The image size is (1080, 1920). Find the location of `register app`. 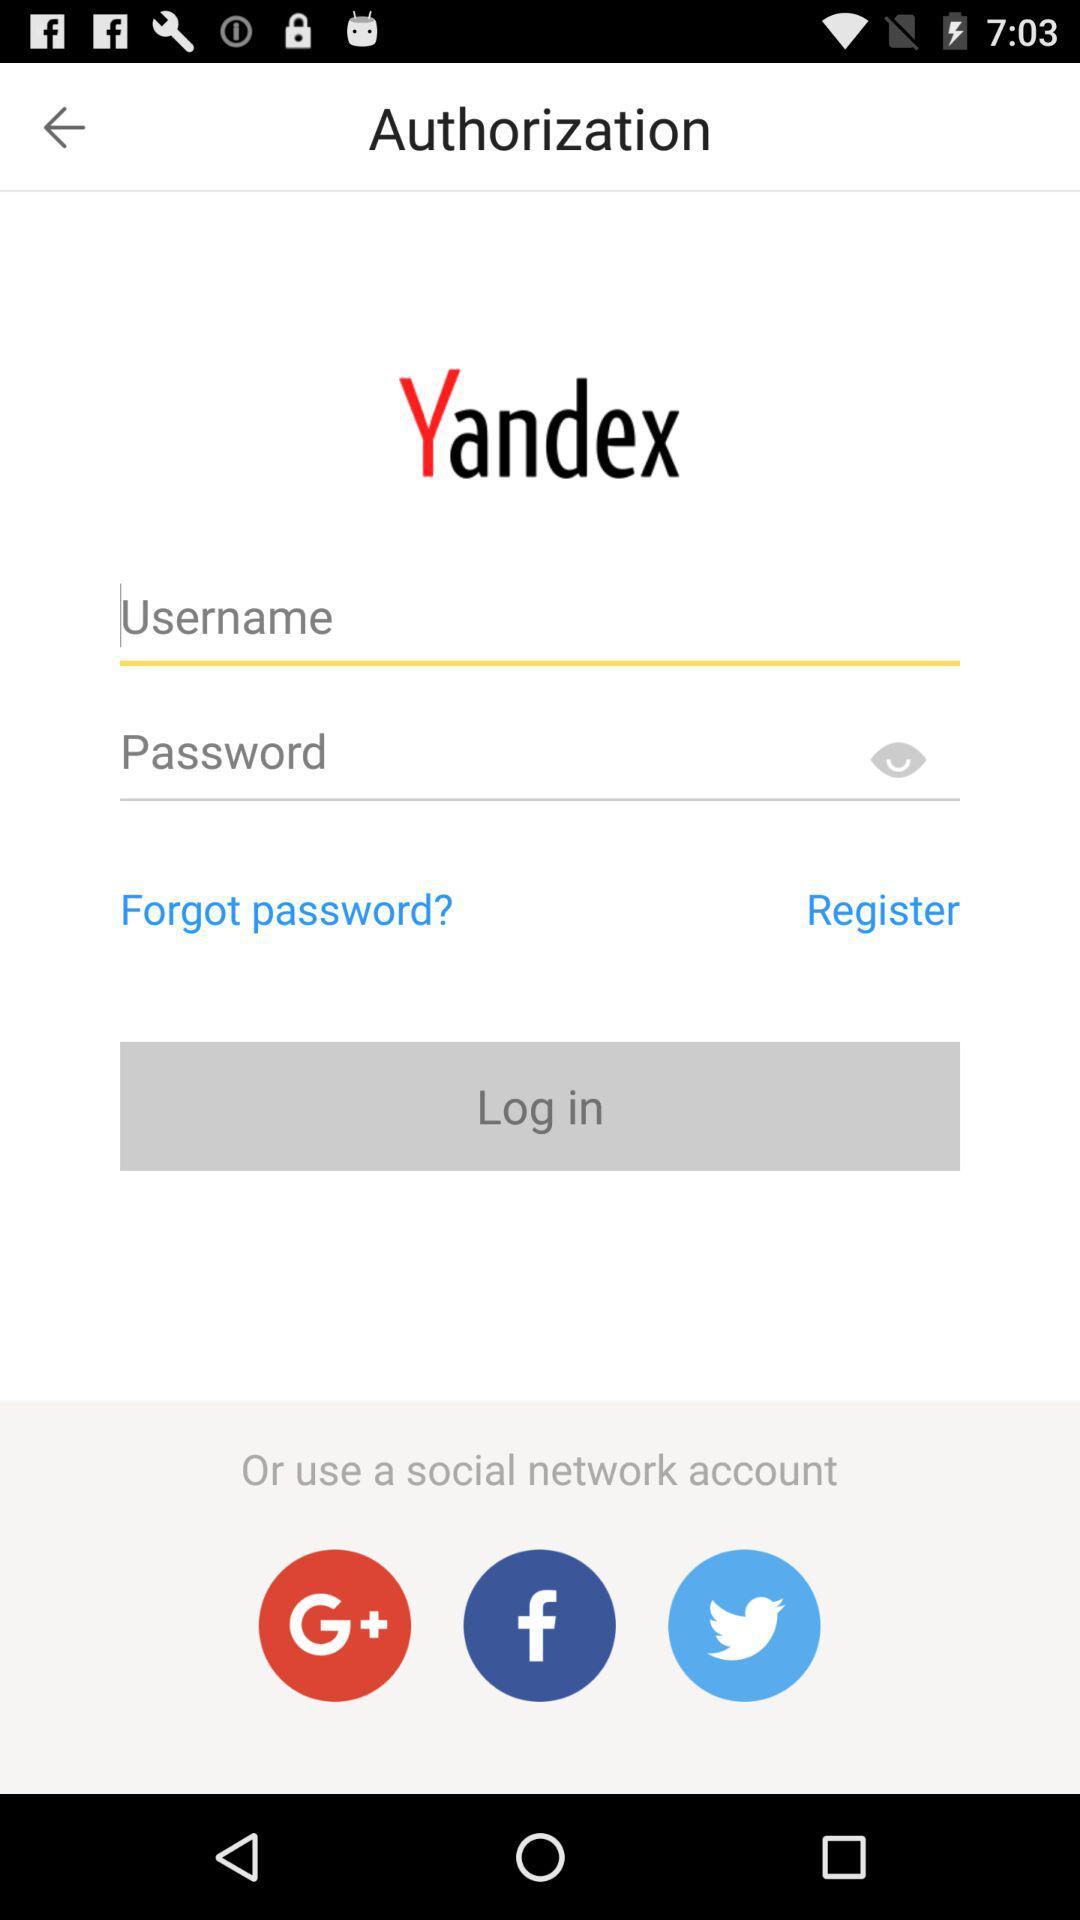

register app is located at coordinates (790, 907).